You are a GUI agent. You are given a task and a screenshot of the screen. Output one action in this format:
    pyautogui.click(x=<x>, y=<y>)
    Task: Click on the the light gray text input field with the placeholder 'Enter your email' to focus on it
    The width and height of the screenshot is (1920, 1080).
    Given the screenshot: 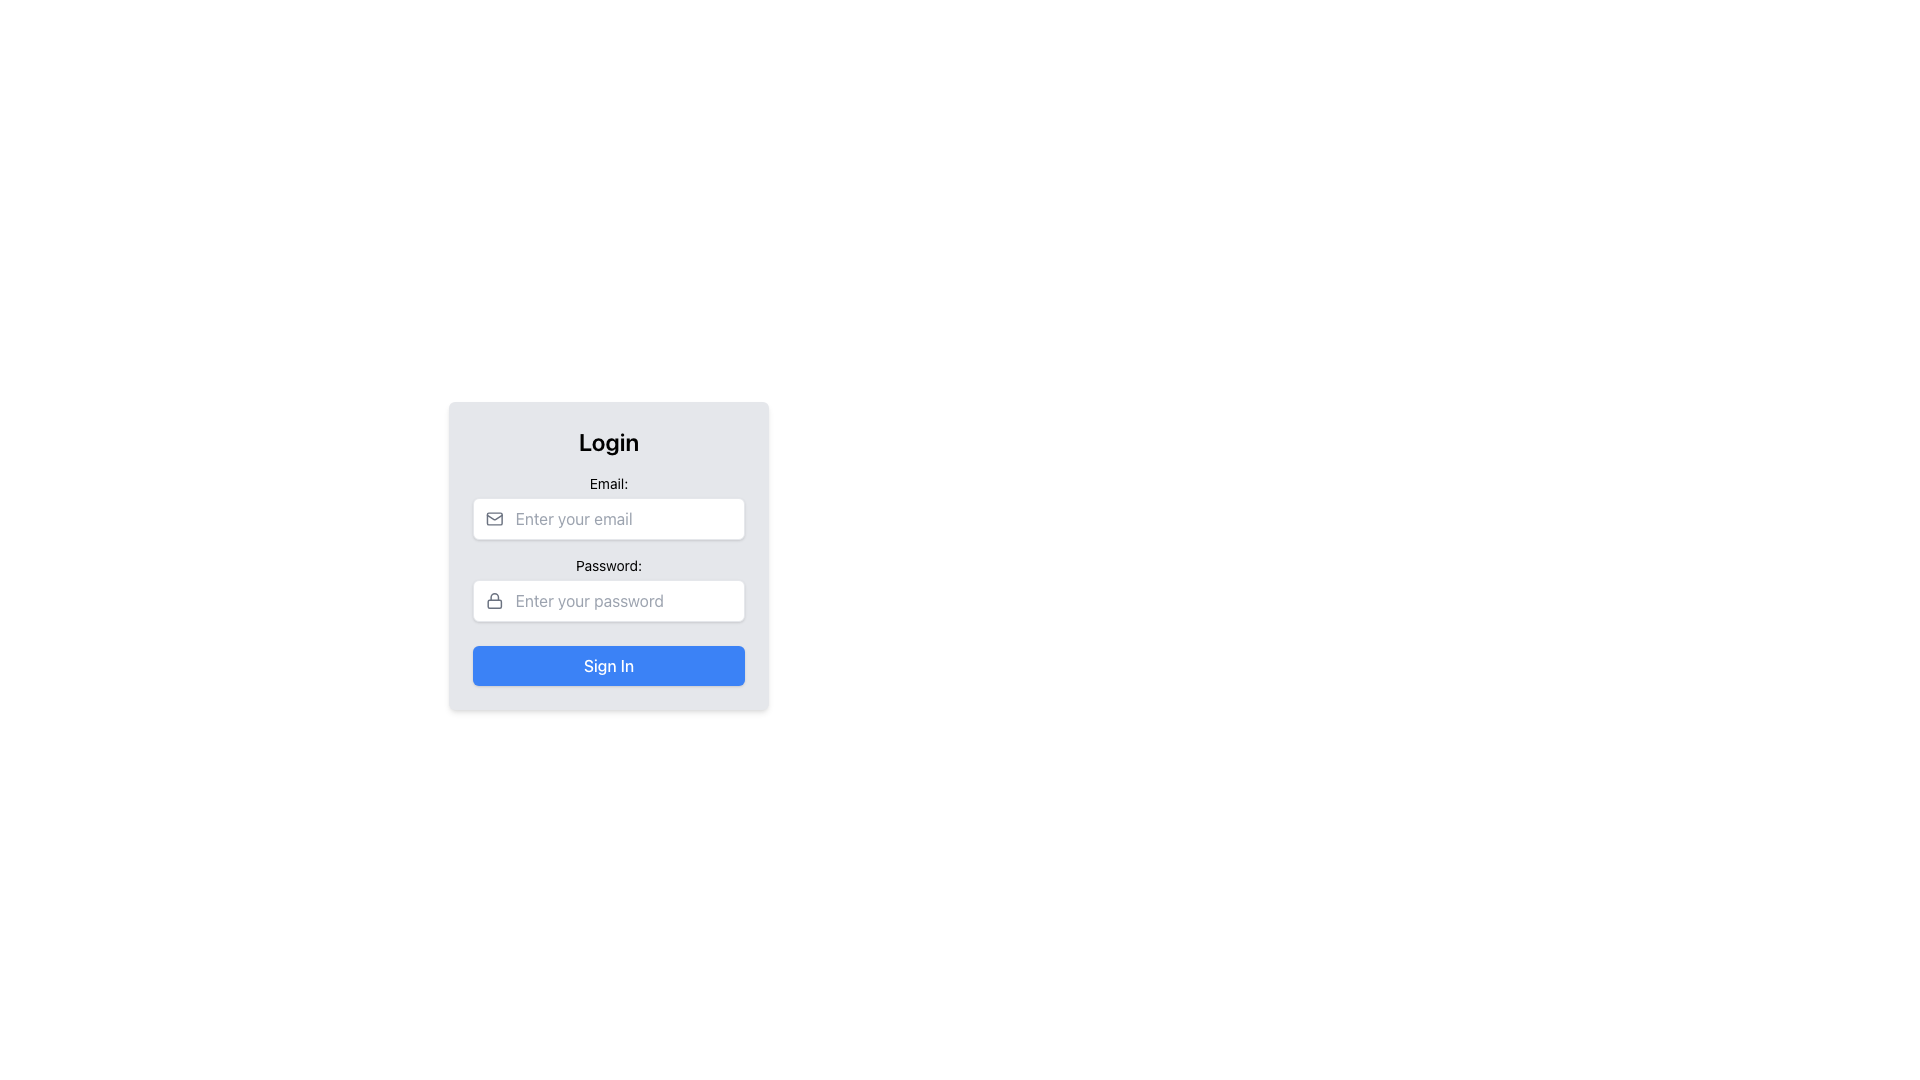 What is the action you would take?
    pyautogui.click(x=622, y=518)
    